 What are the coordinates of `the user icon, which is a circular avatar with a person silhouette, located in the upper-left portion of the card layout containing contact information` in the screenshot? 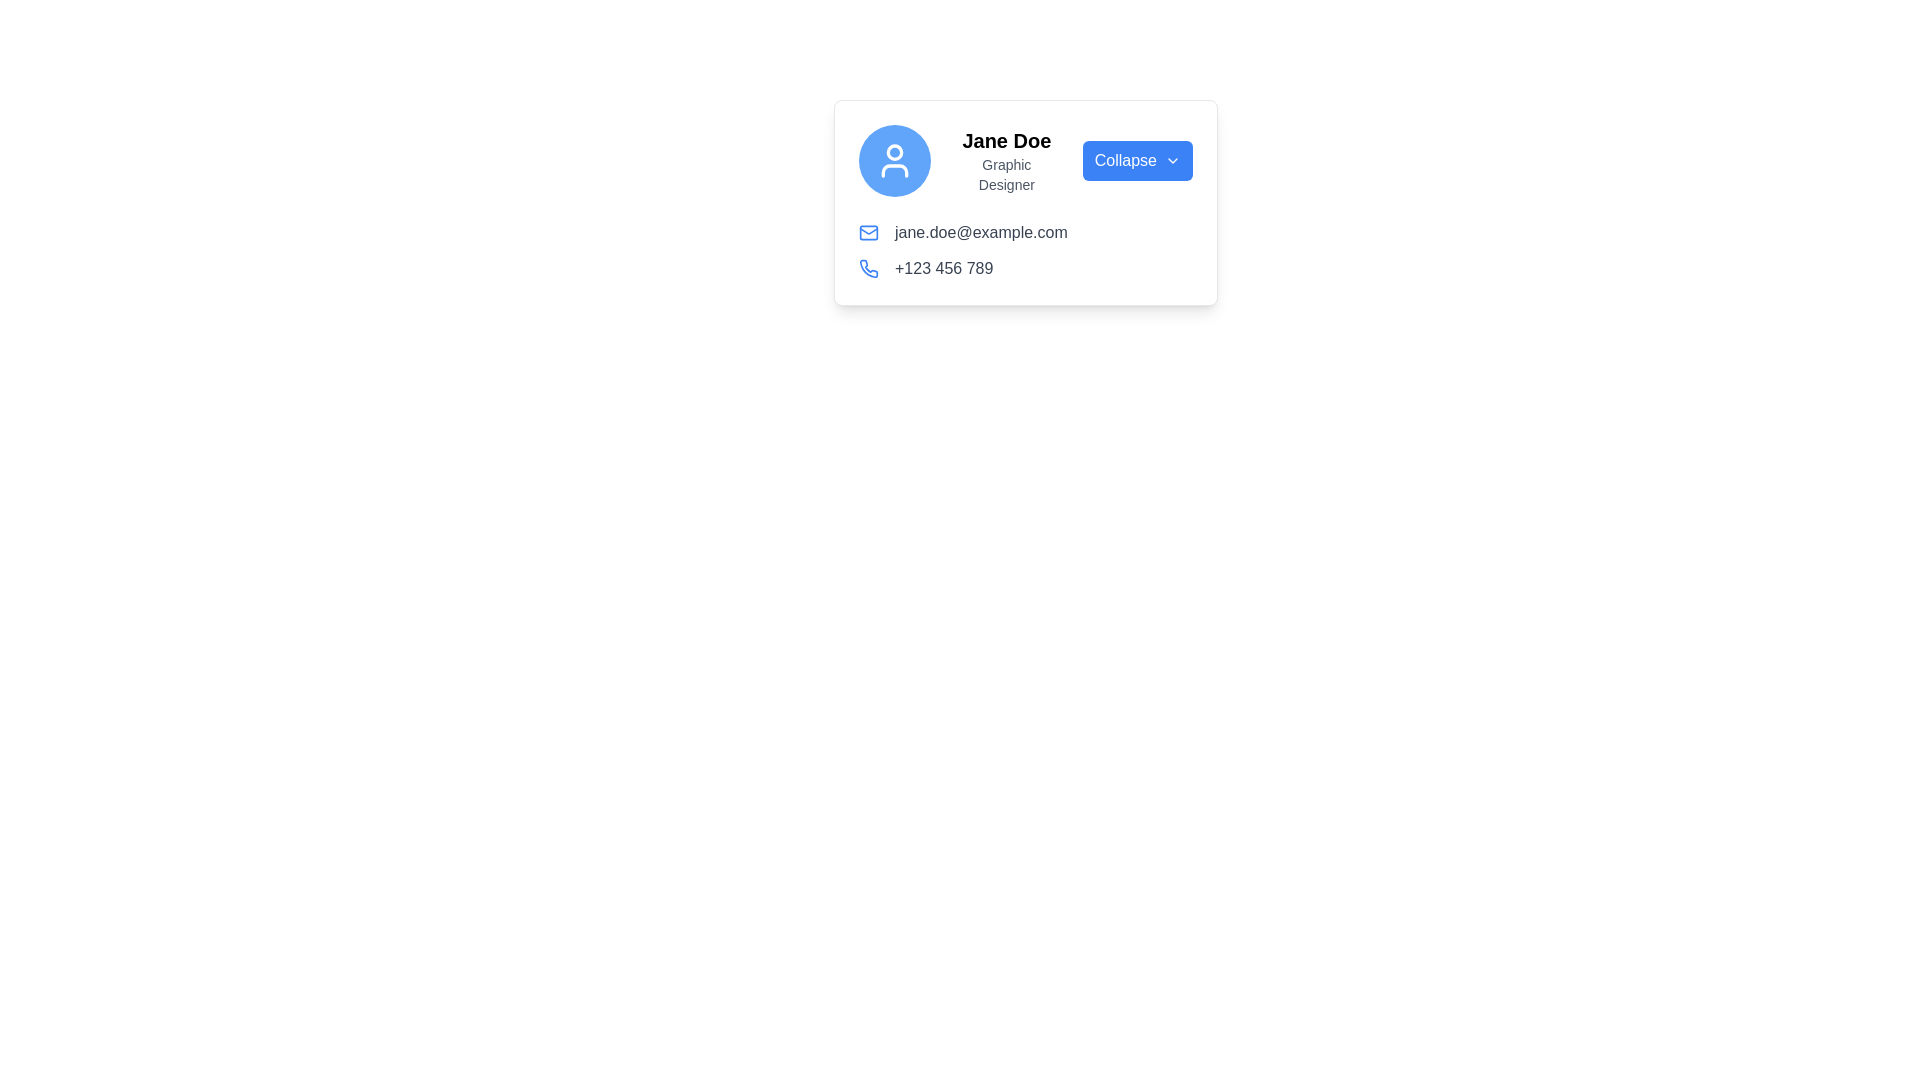 It's located at (893, 160).